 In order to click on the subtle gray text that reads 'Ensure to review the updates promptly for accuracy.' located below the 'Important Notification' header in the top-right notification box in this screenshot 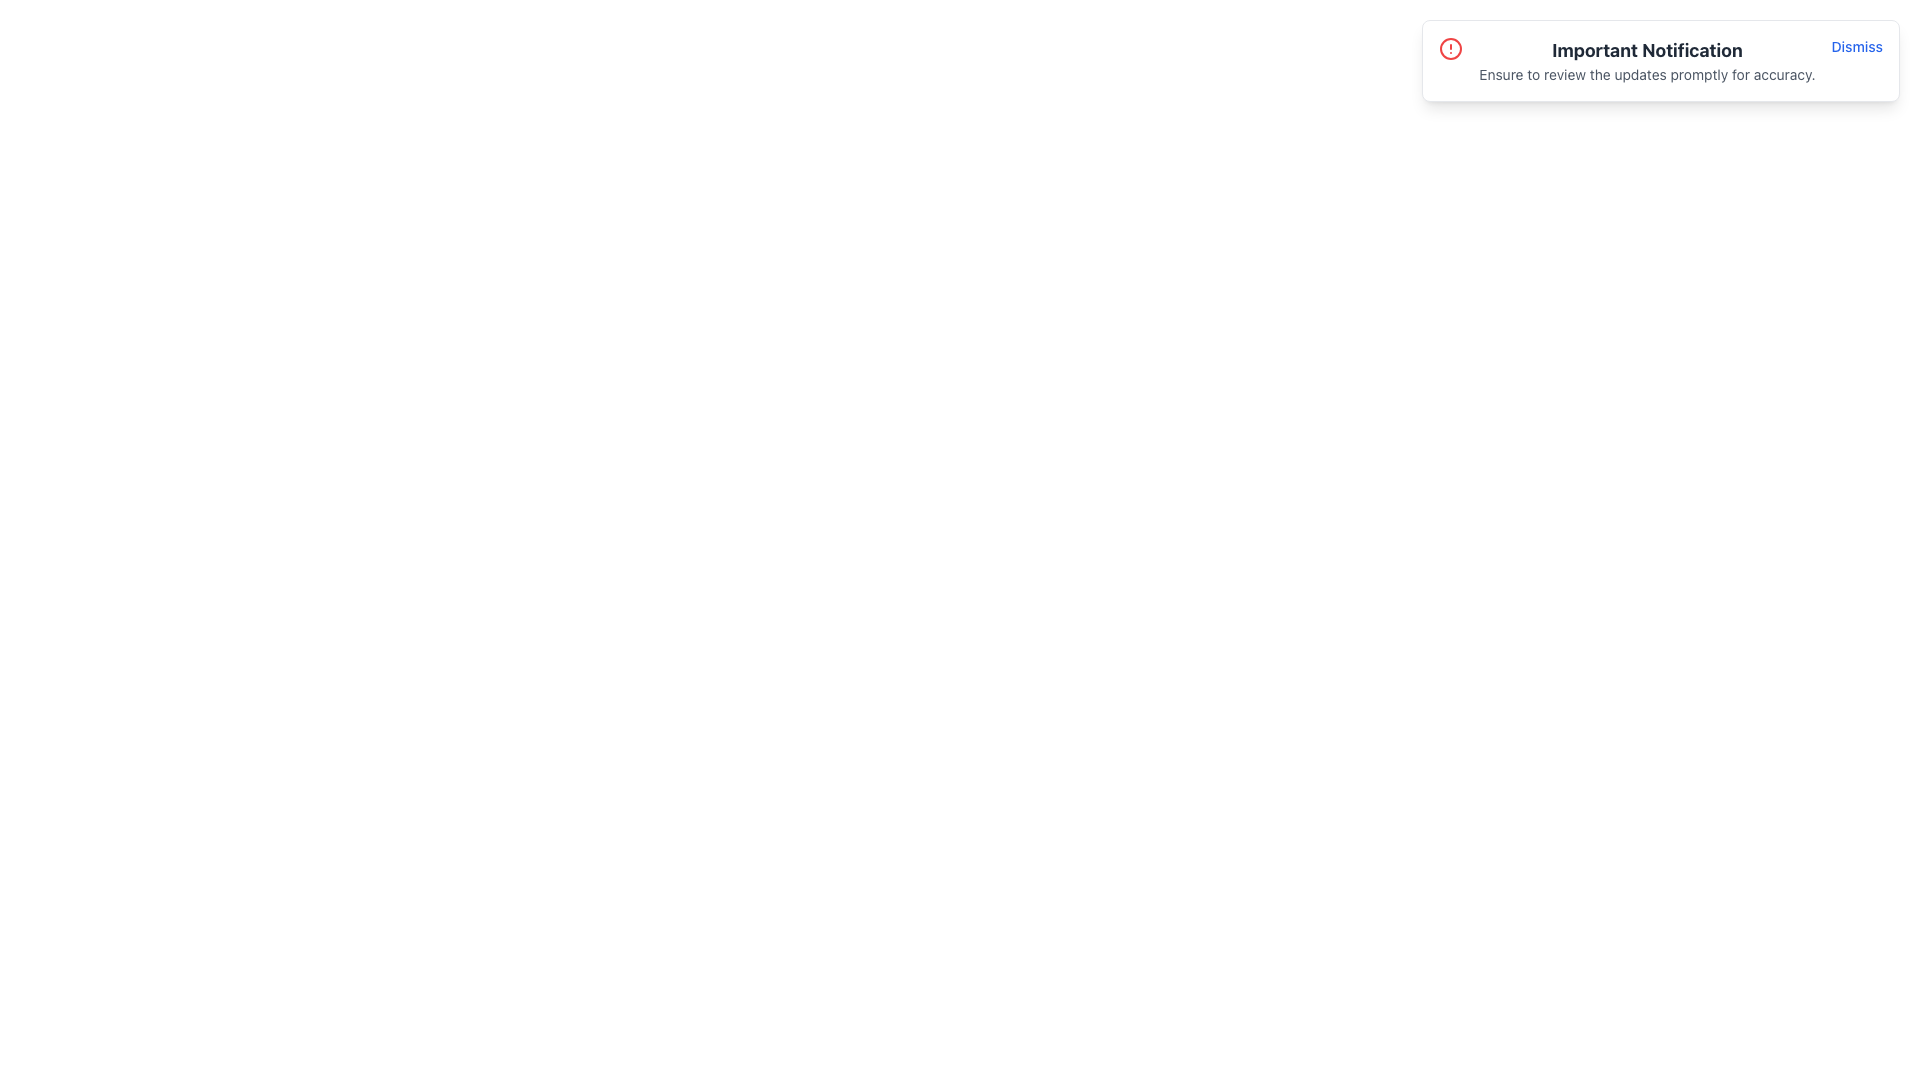, I will do `click(1647, 73)`.